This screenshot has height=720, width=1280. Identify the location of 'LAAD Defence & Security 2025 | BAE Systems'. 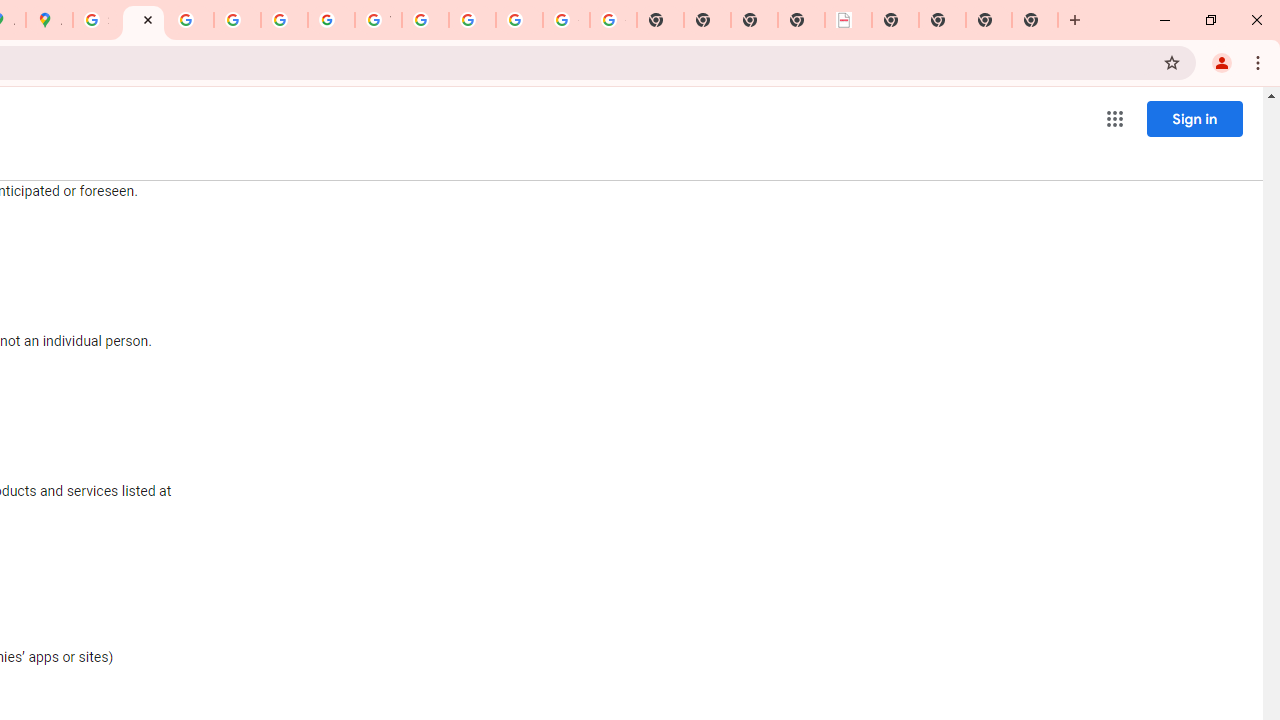
(848, 20).